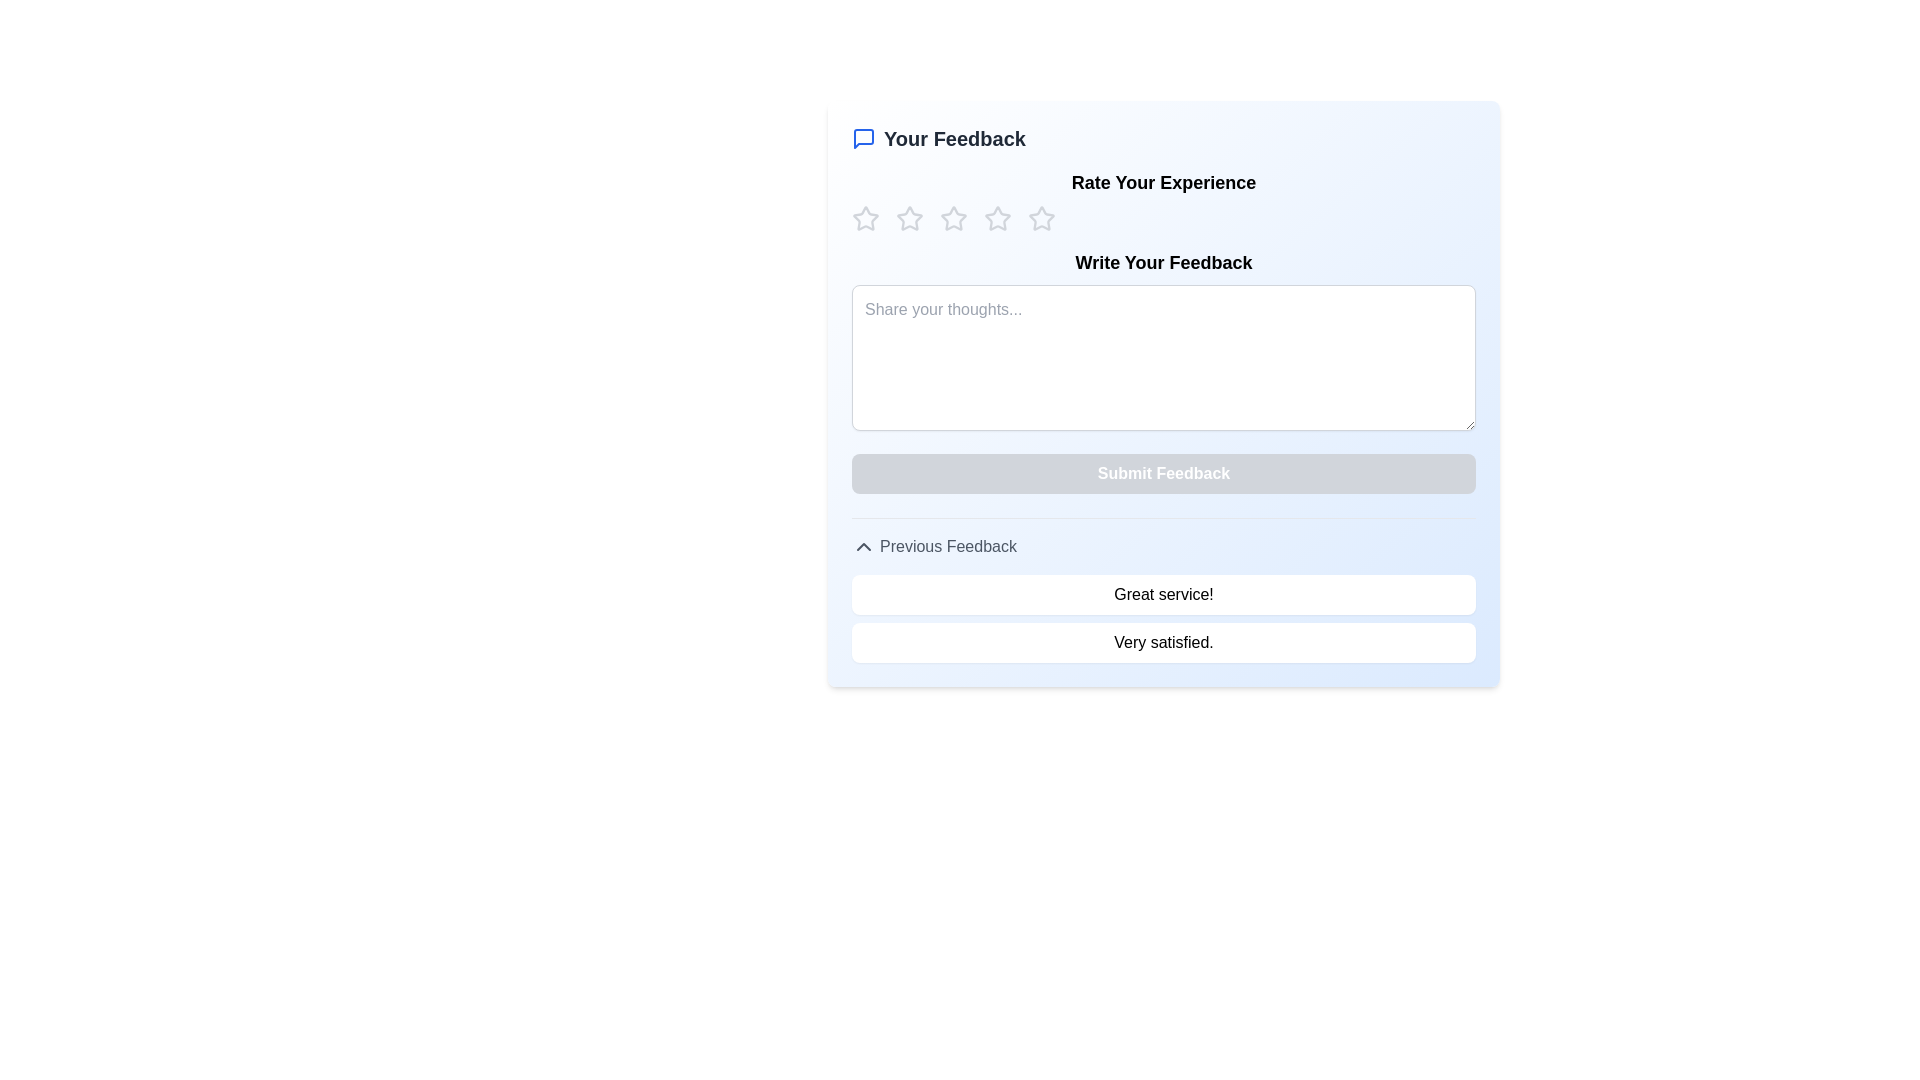 The height and width of the screenshot is (1080, 1920). What do you see at coordinates (865, 218) in the screenshot?
I see `the first star icon in the row of five icons used for rating purposes, located under the 'Rate Your Experience' heading` at bounding box center [865, 218].